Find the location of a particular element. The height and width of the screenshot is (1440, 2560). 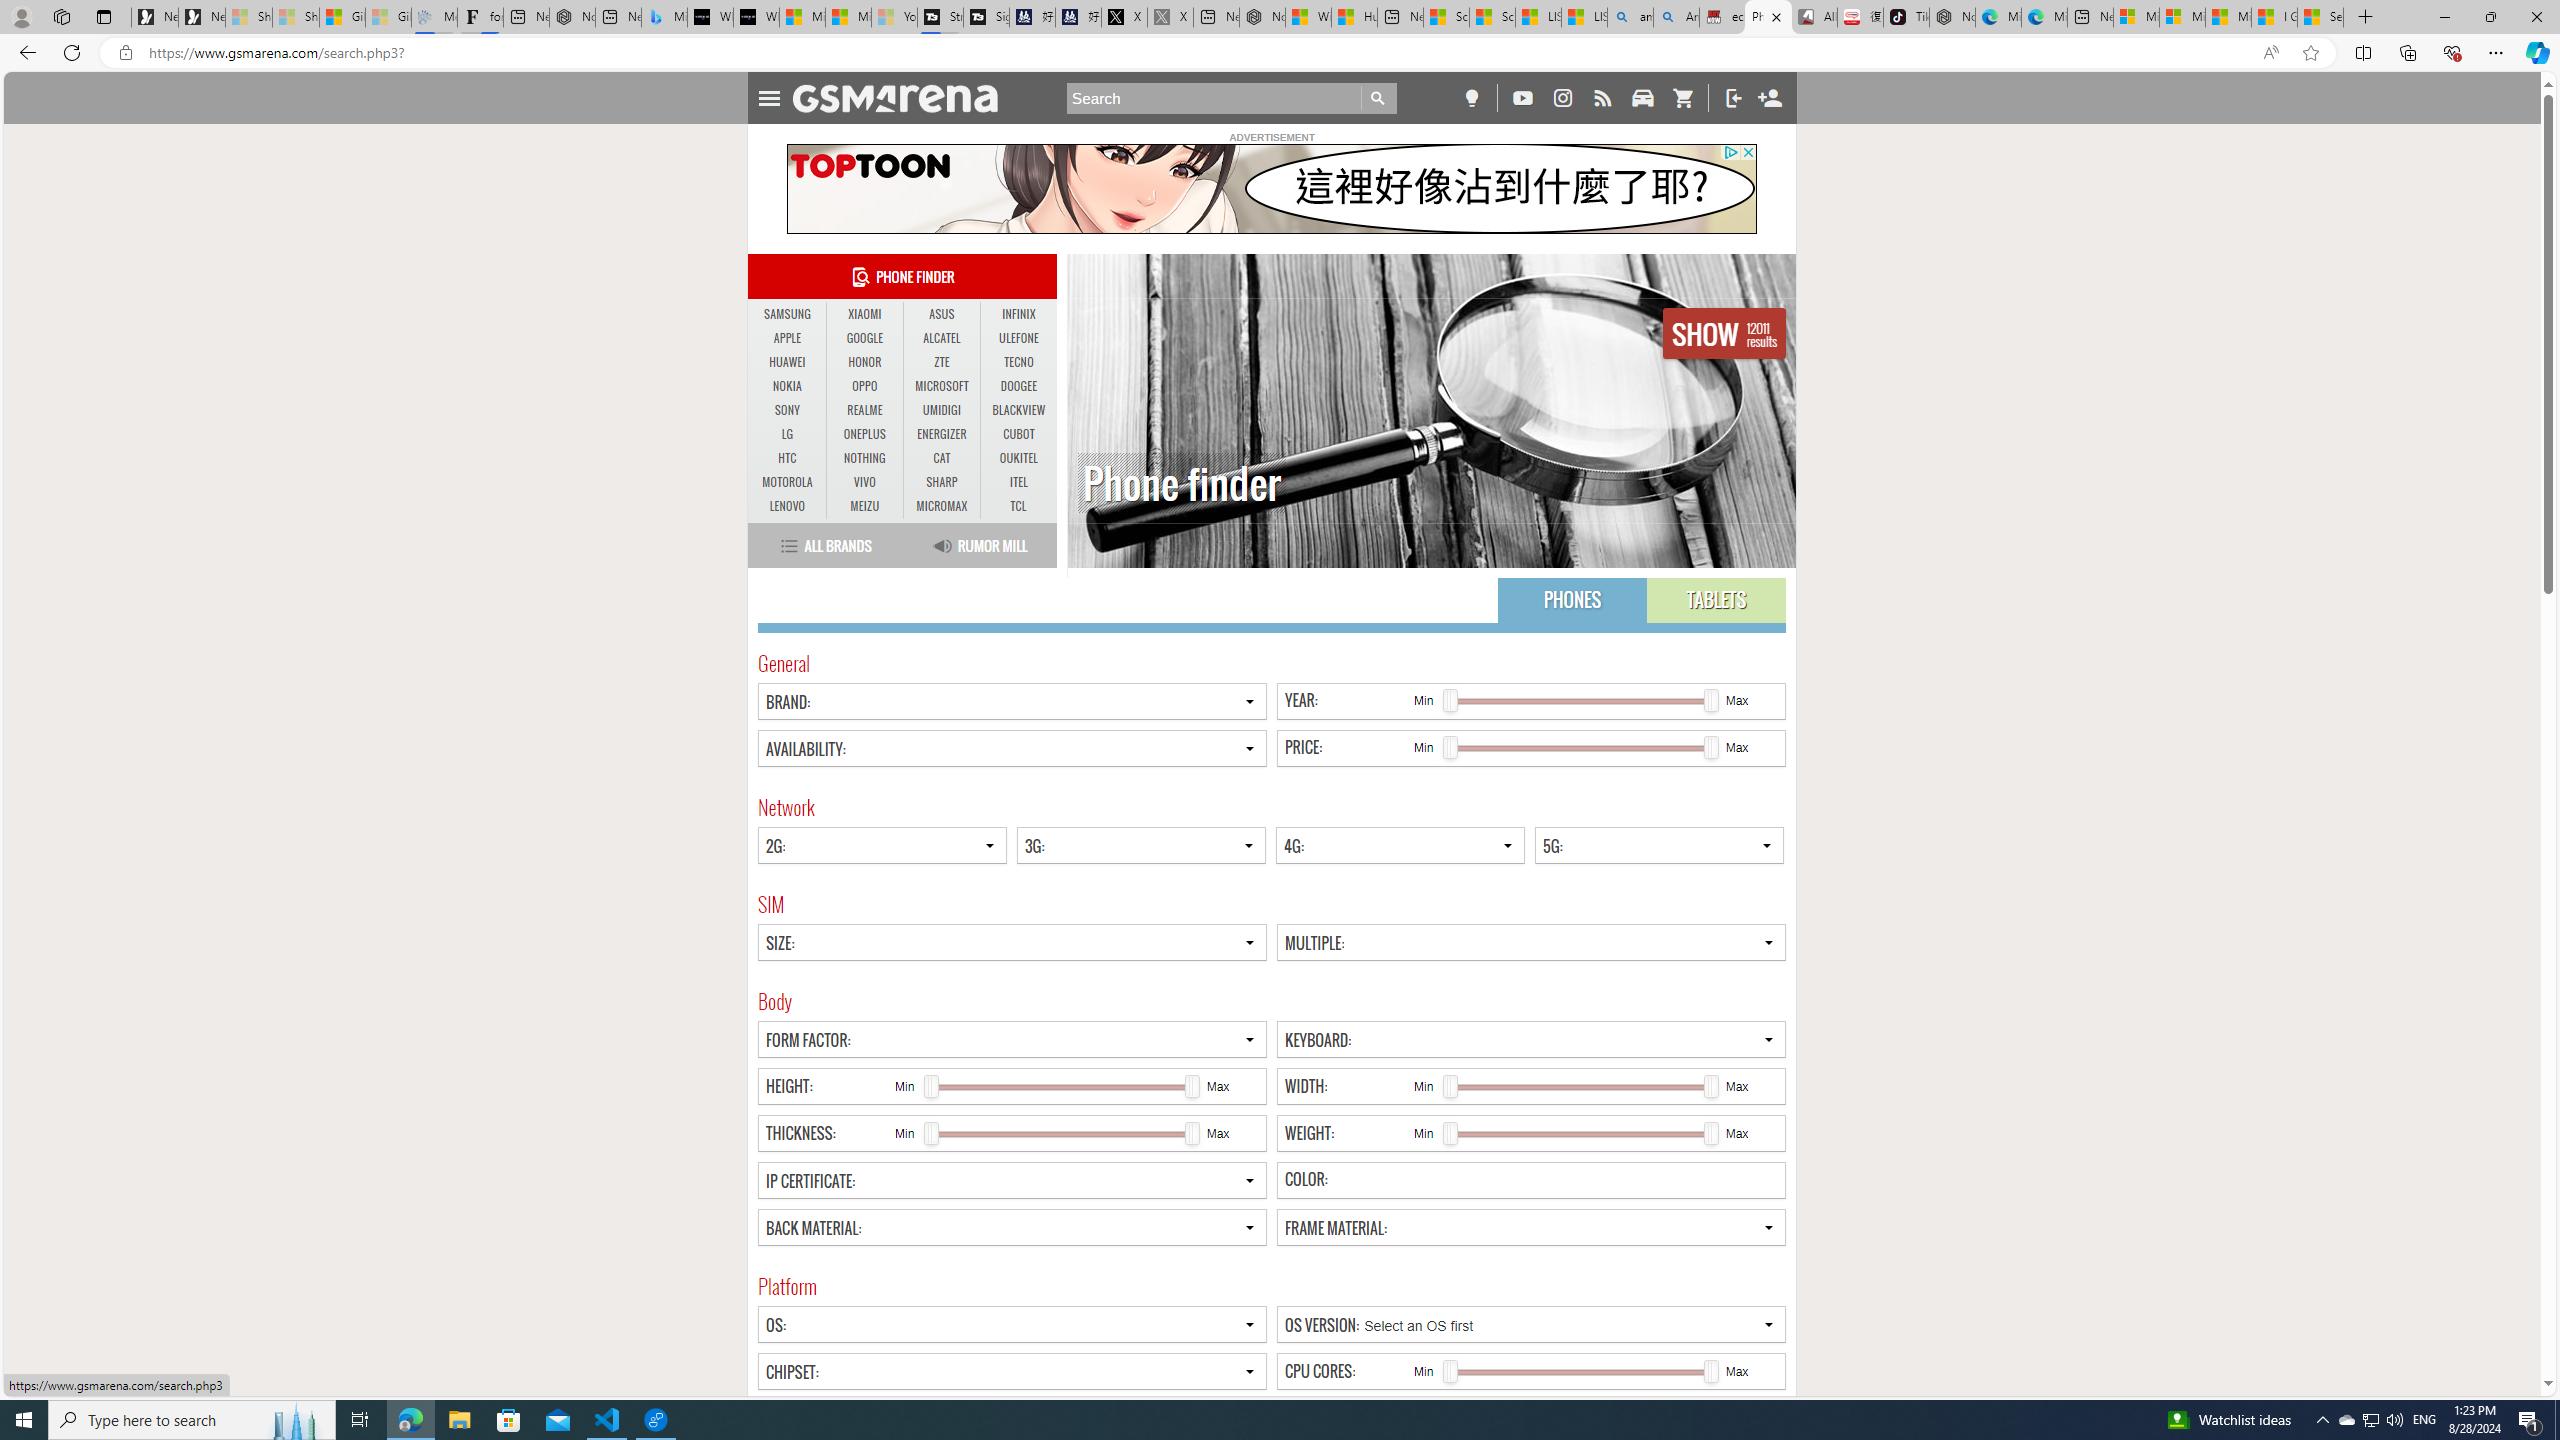

'REALME' is located at coordinates (864, 409).